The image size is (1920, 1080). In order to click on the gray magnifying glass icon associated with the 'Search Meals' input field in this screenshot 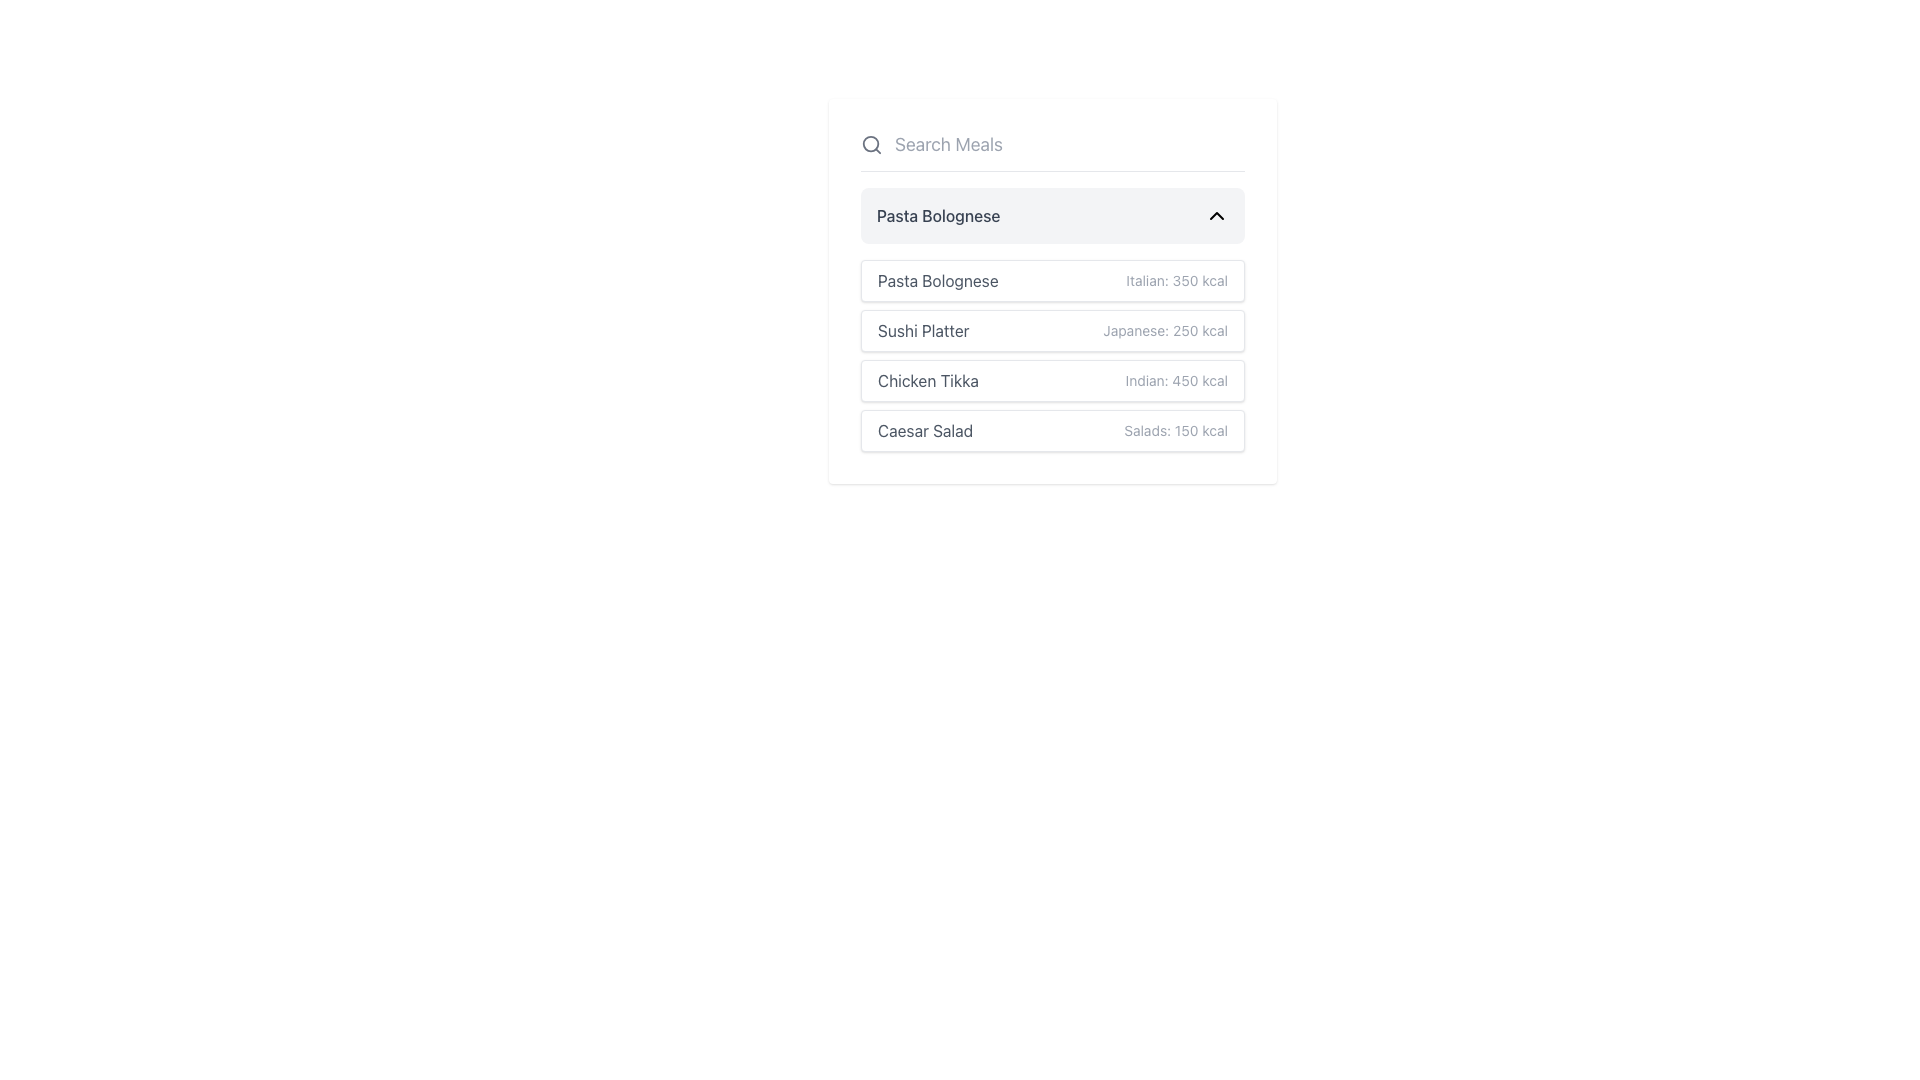, I will do `click(871, 144)`.